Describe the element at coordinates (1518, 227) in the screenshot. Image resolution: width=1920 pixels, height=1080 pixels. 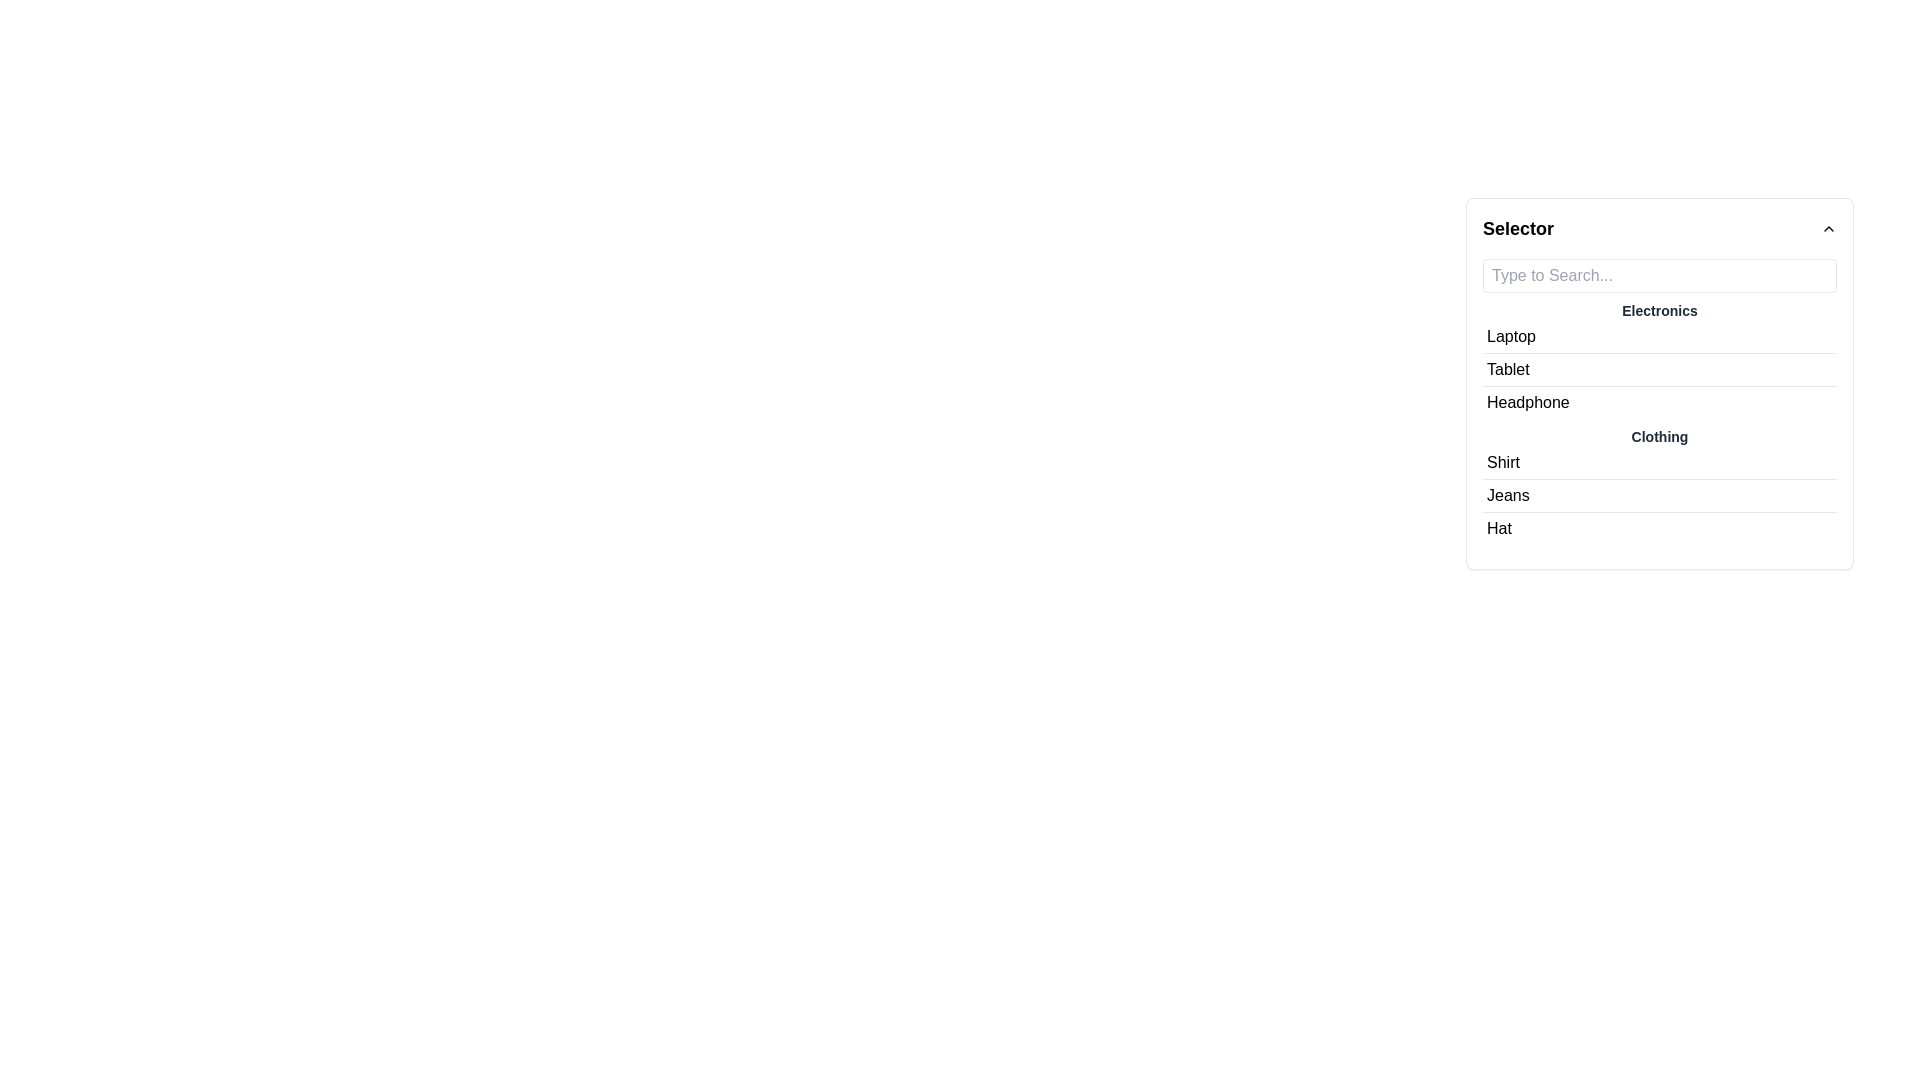
I see `the static text label displaying 'Selector', which is bold and black, located at the top-left side of the dropdown interface` at that location.